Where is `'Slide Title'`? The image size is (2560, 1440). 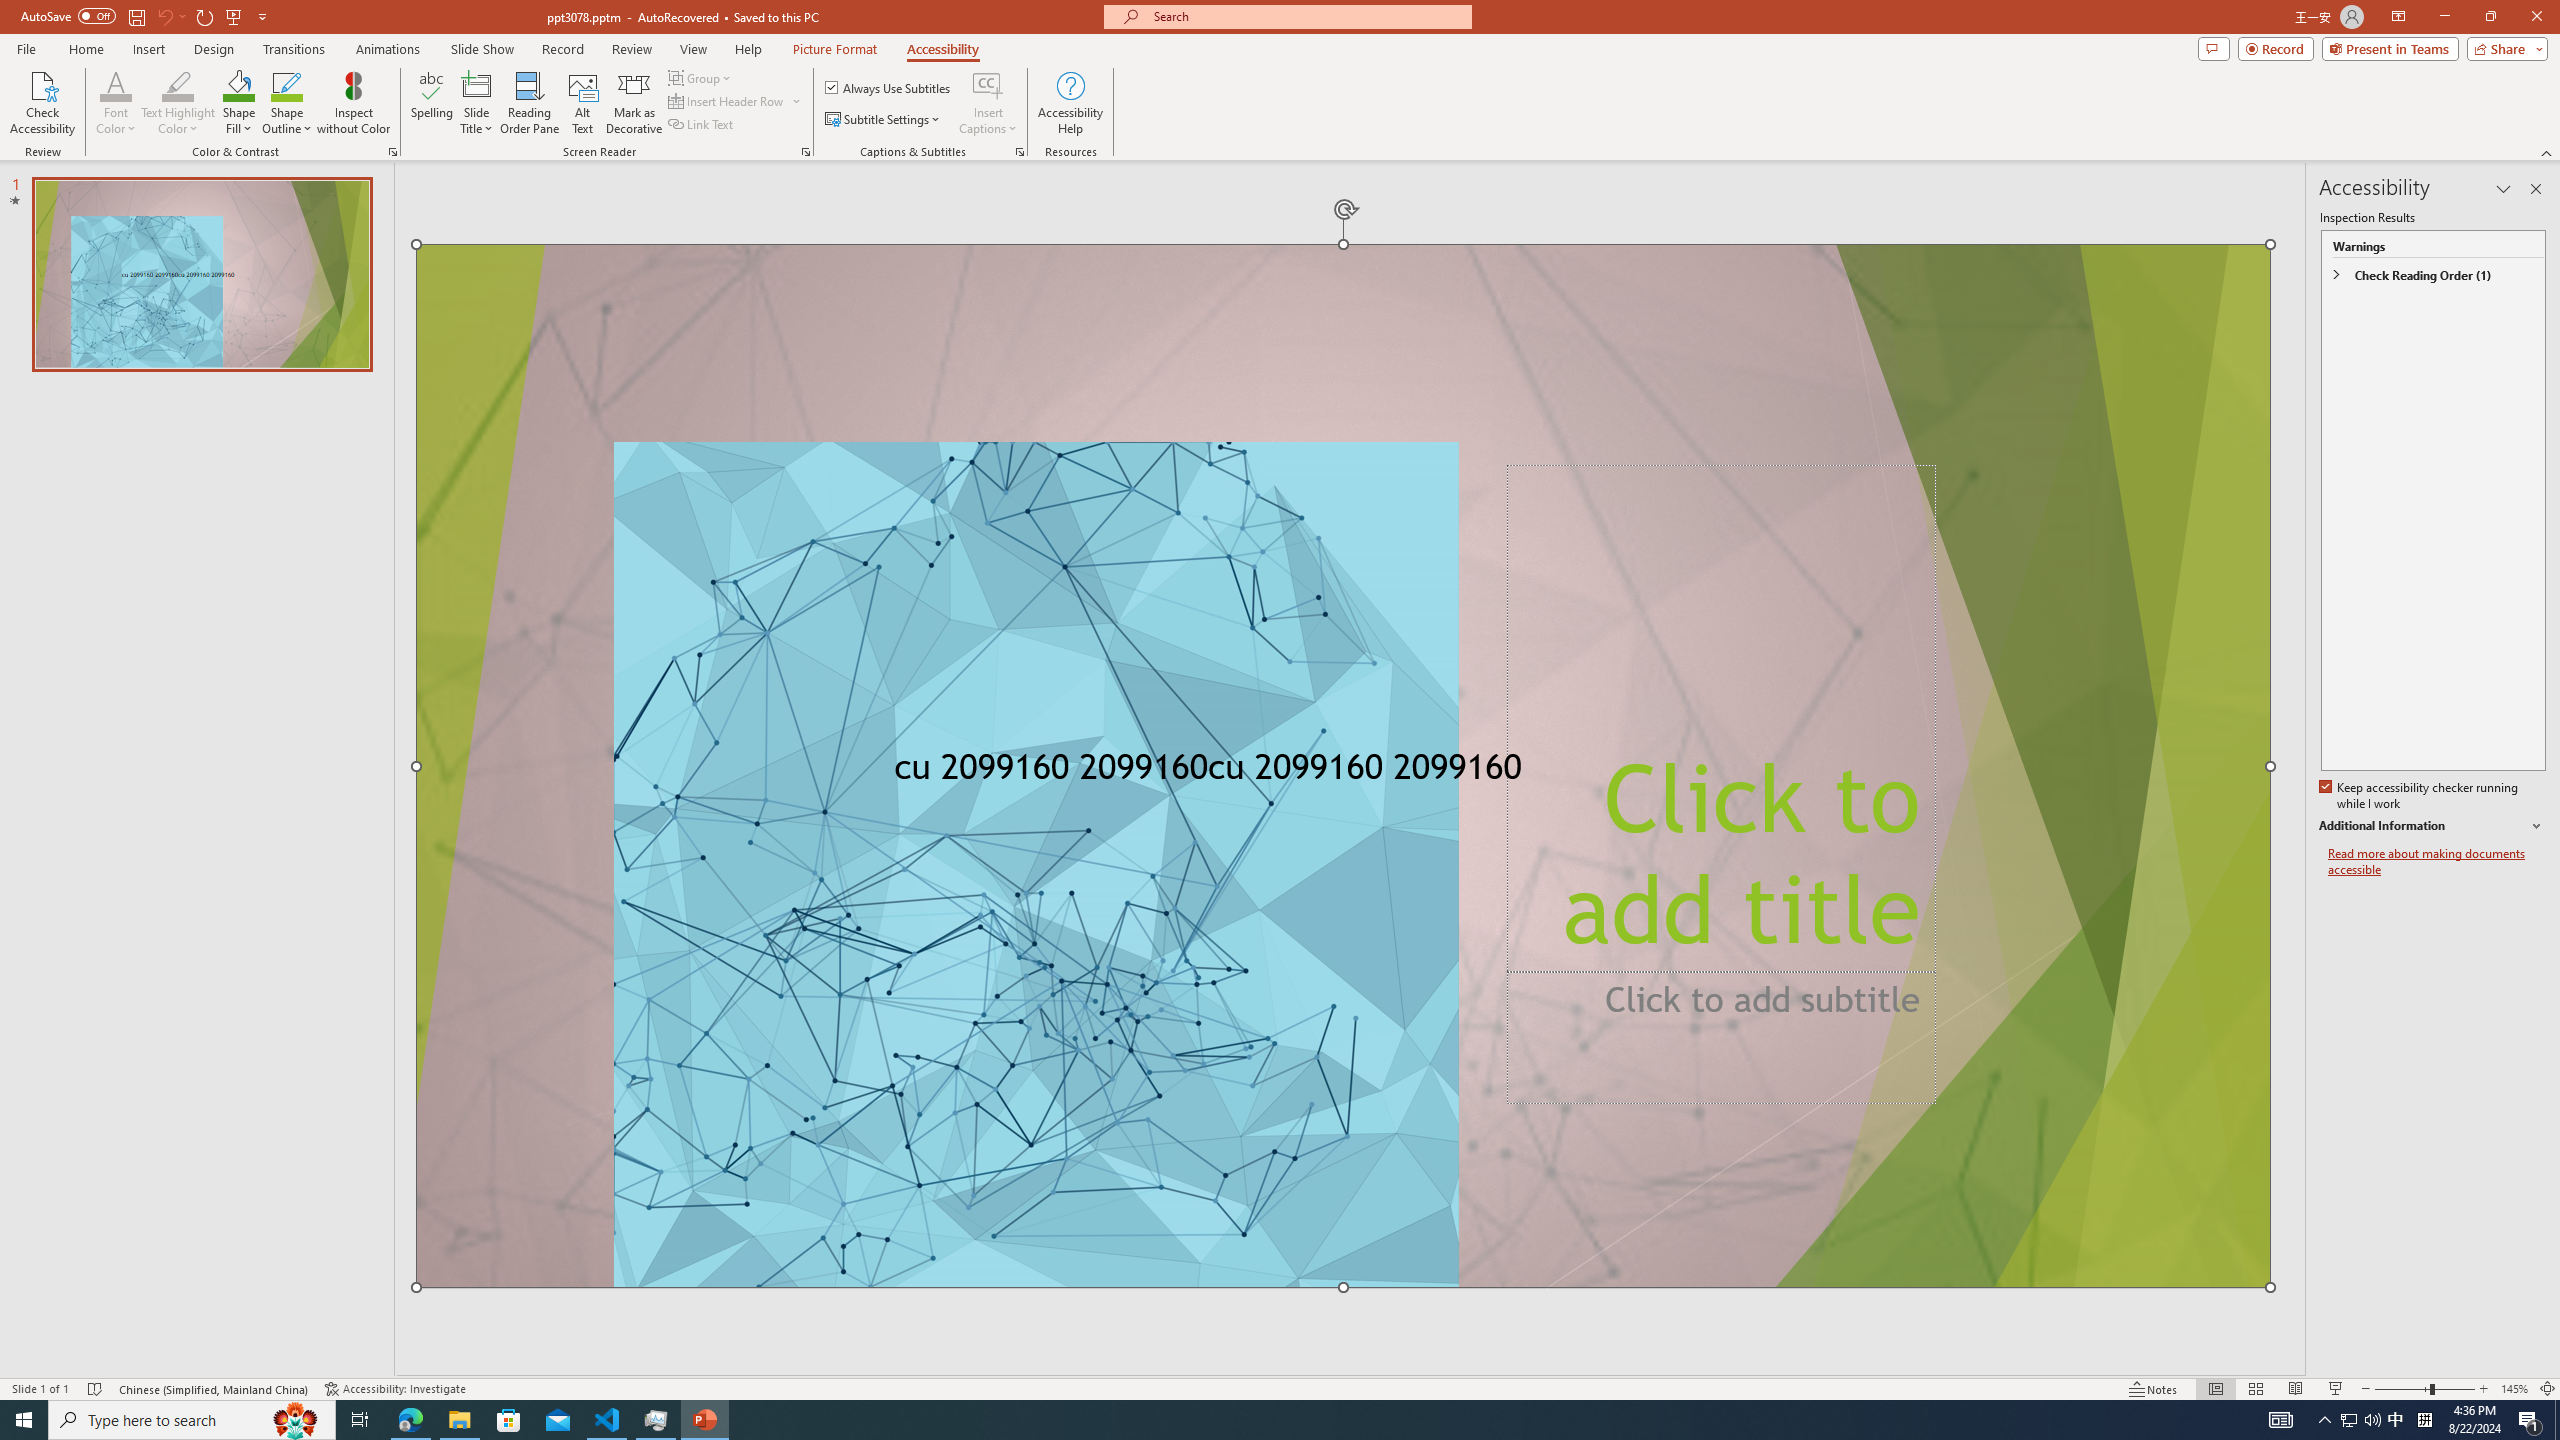
'Slide Title' is located at coordinates (476, 103).